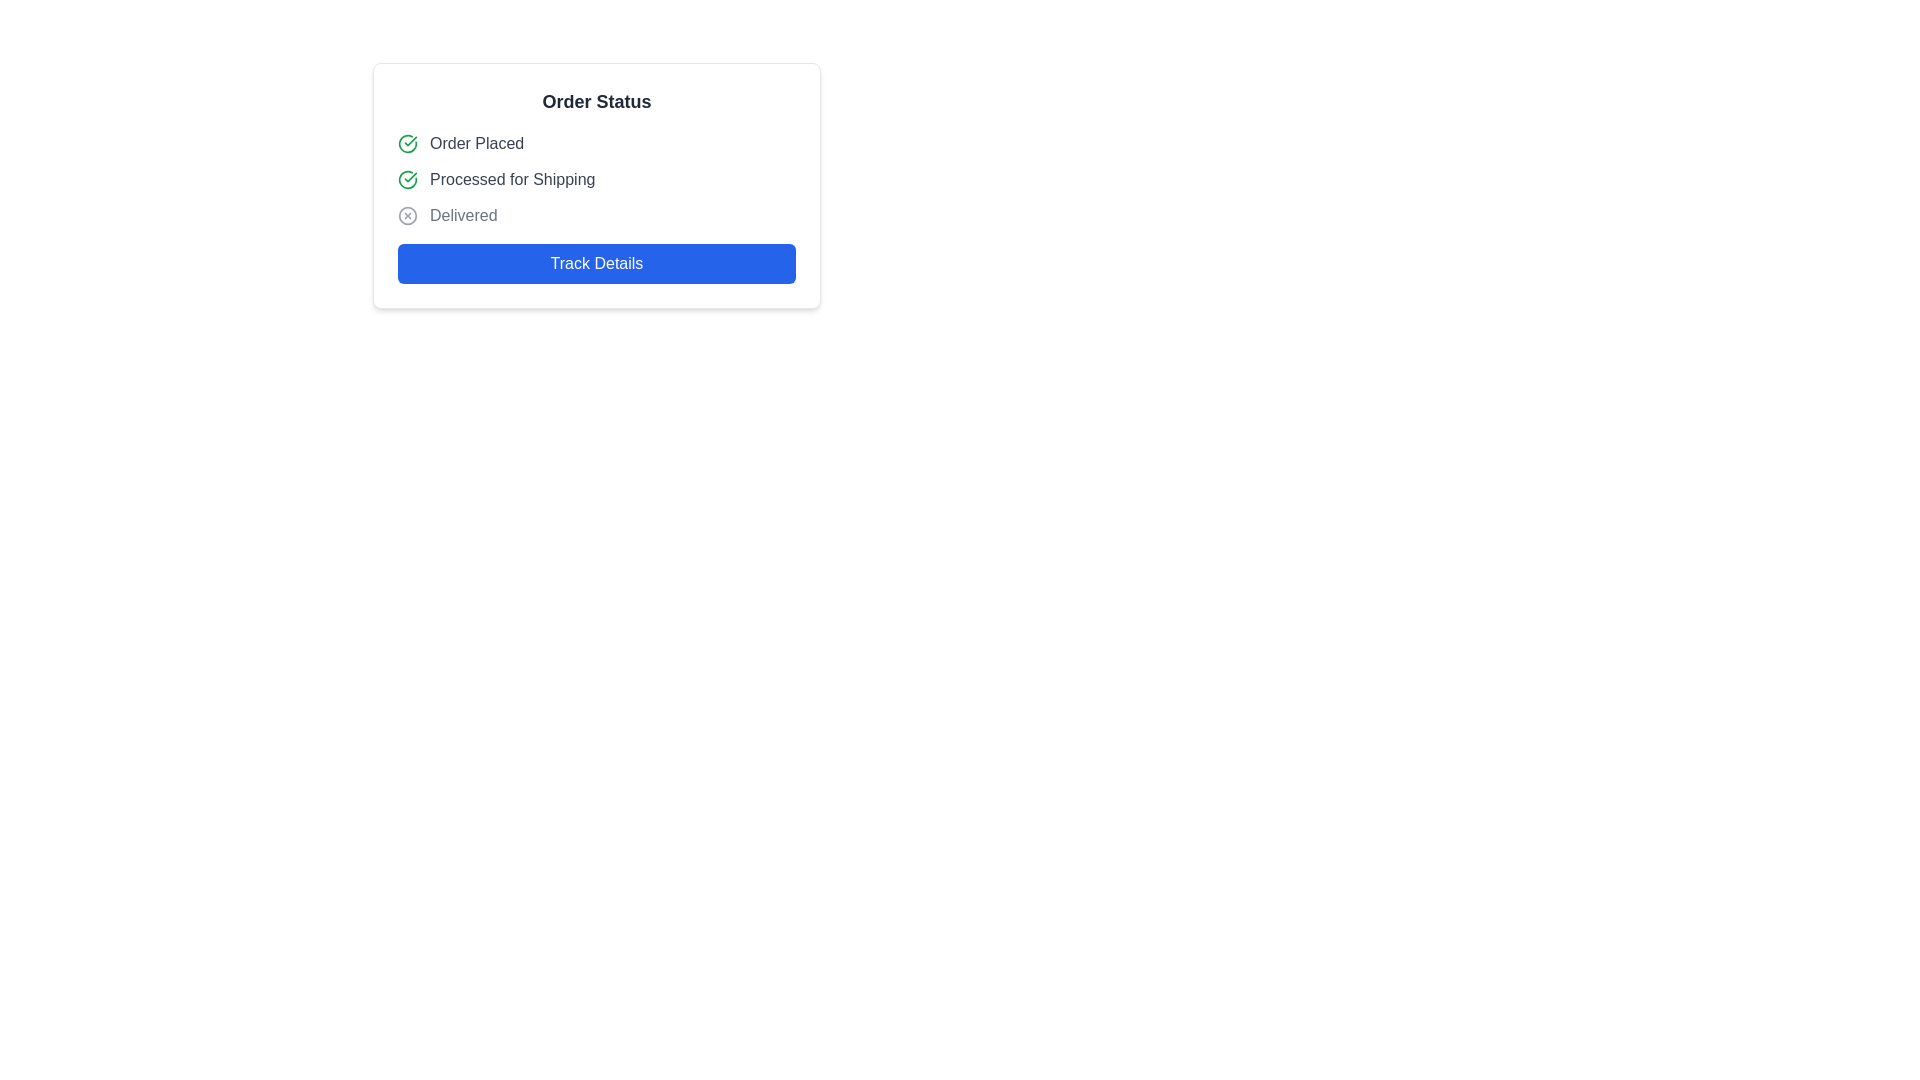  Describe the element at coordinates (407, 142) in the screenshot. I see `the visual status indicated by the green circular checkmark icon at the beginning of the 'Order Placed' text` at that location.